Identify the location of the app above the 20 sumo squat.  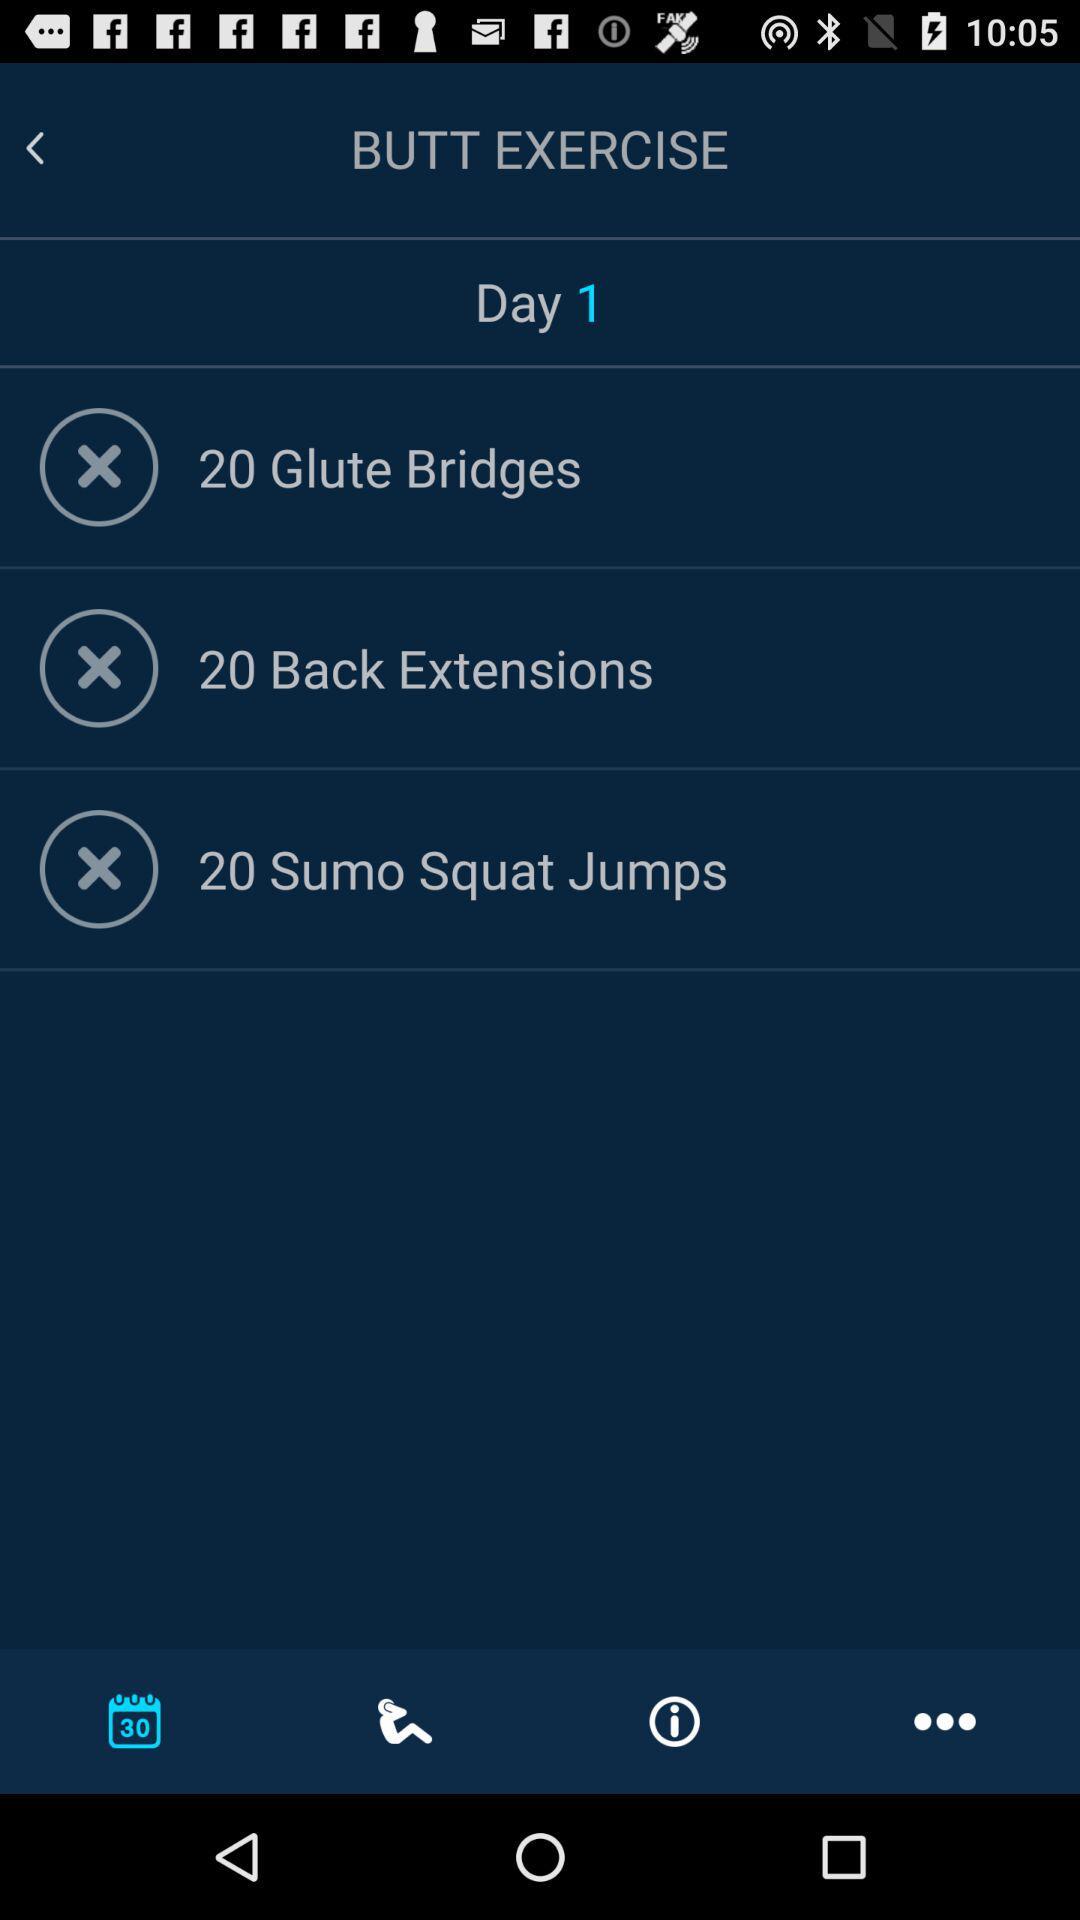
(618, 667).